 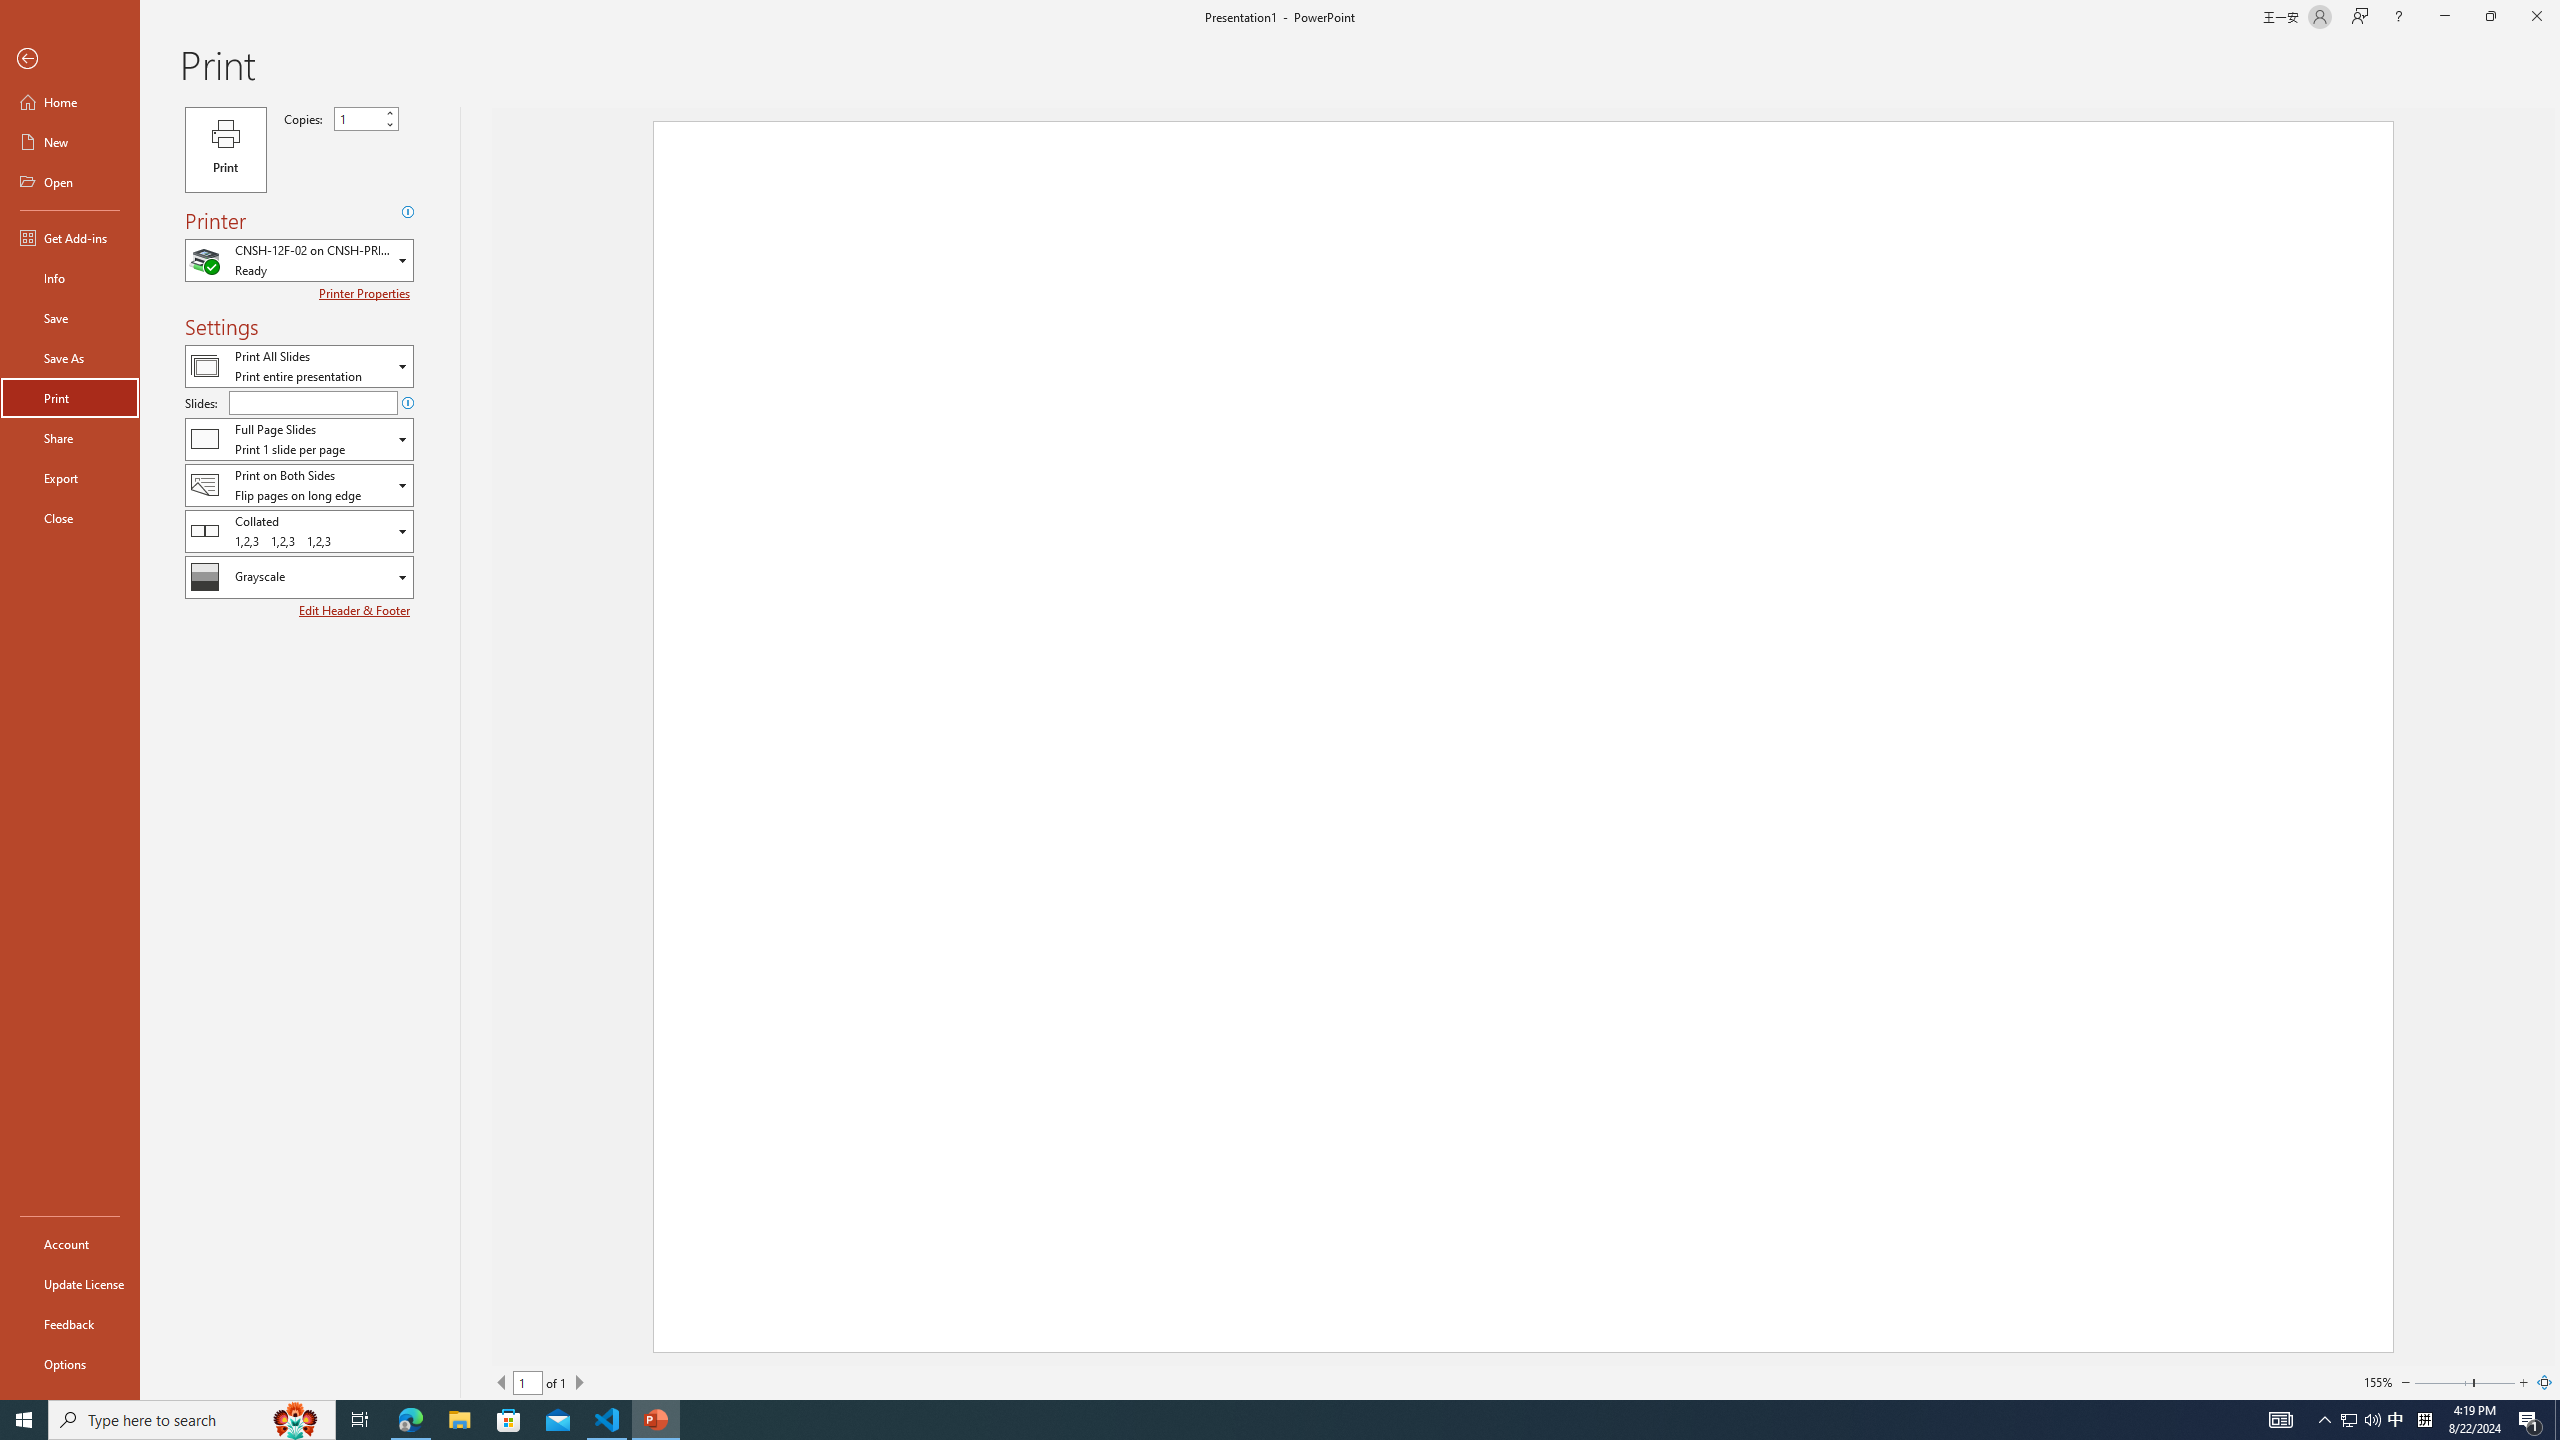 What do you see at coordinates (69, 1283) in the screenshot?
I see `'Update License'` at bounding box center [69, 1283].